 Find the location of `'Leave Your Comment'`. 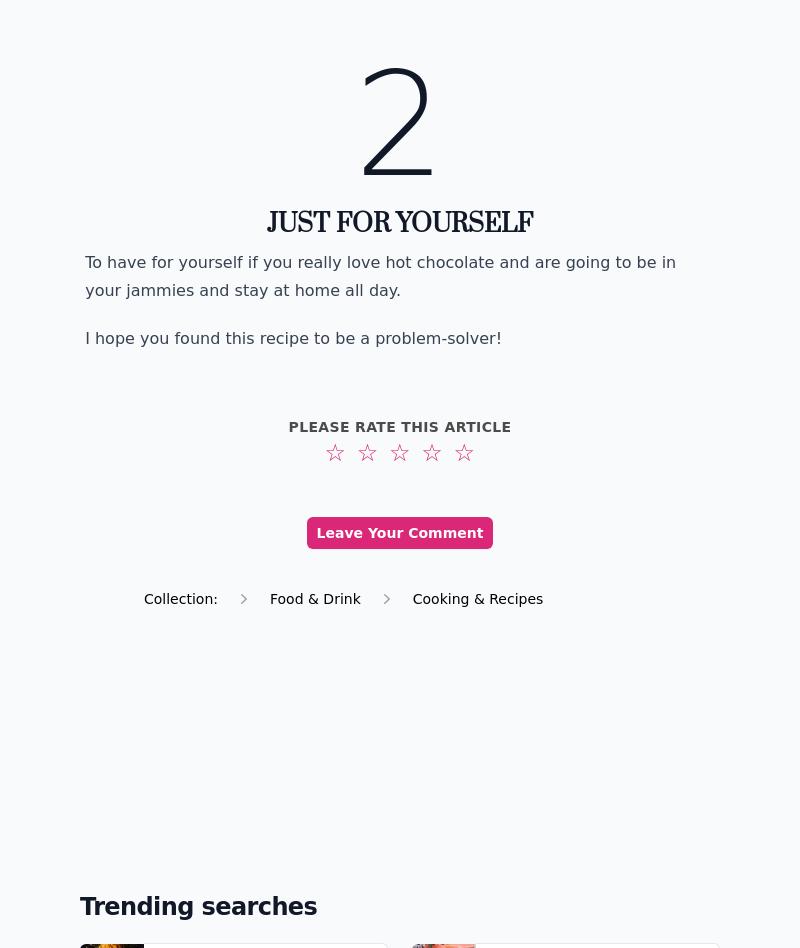

'Leave Your Comment' is located at coordinates (398, 532).